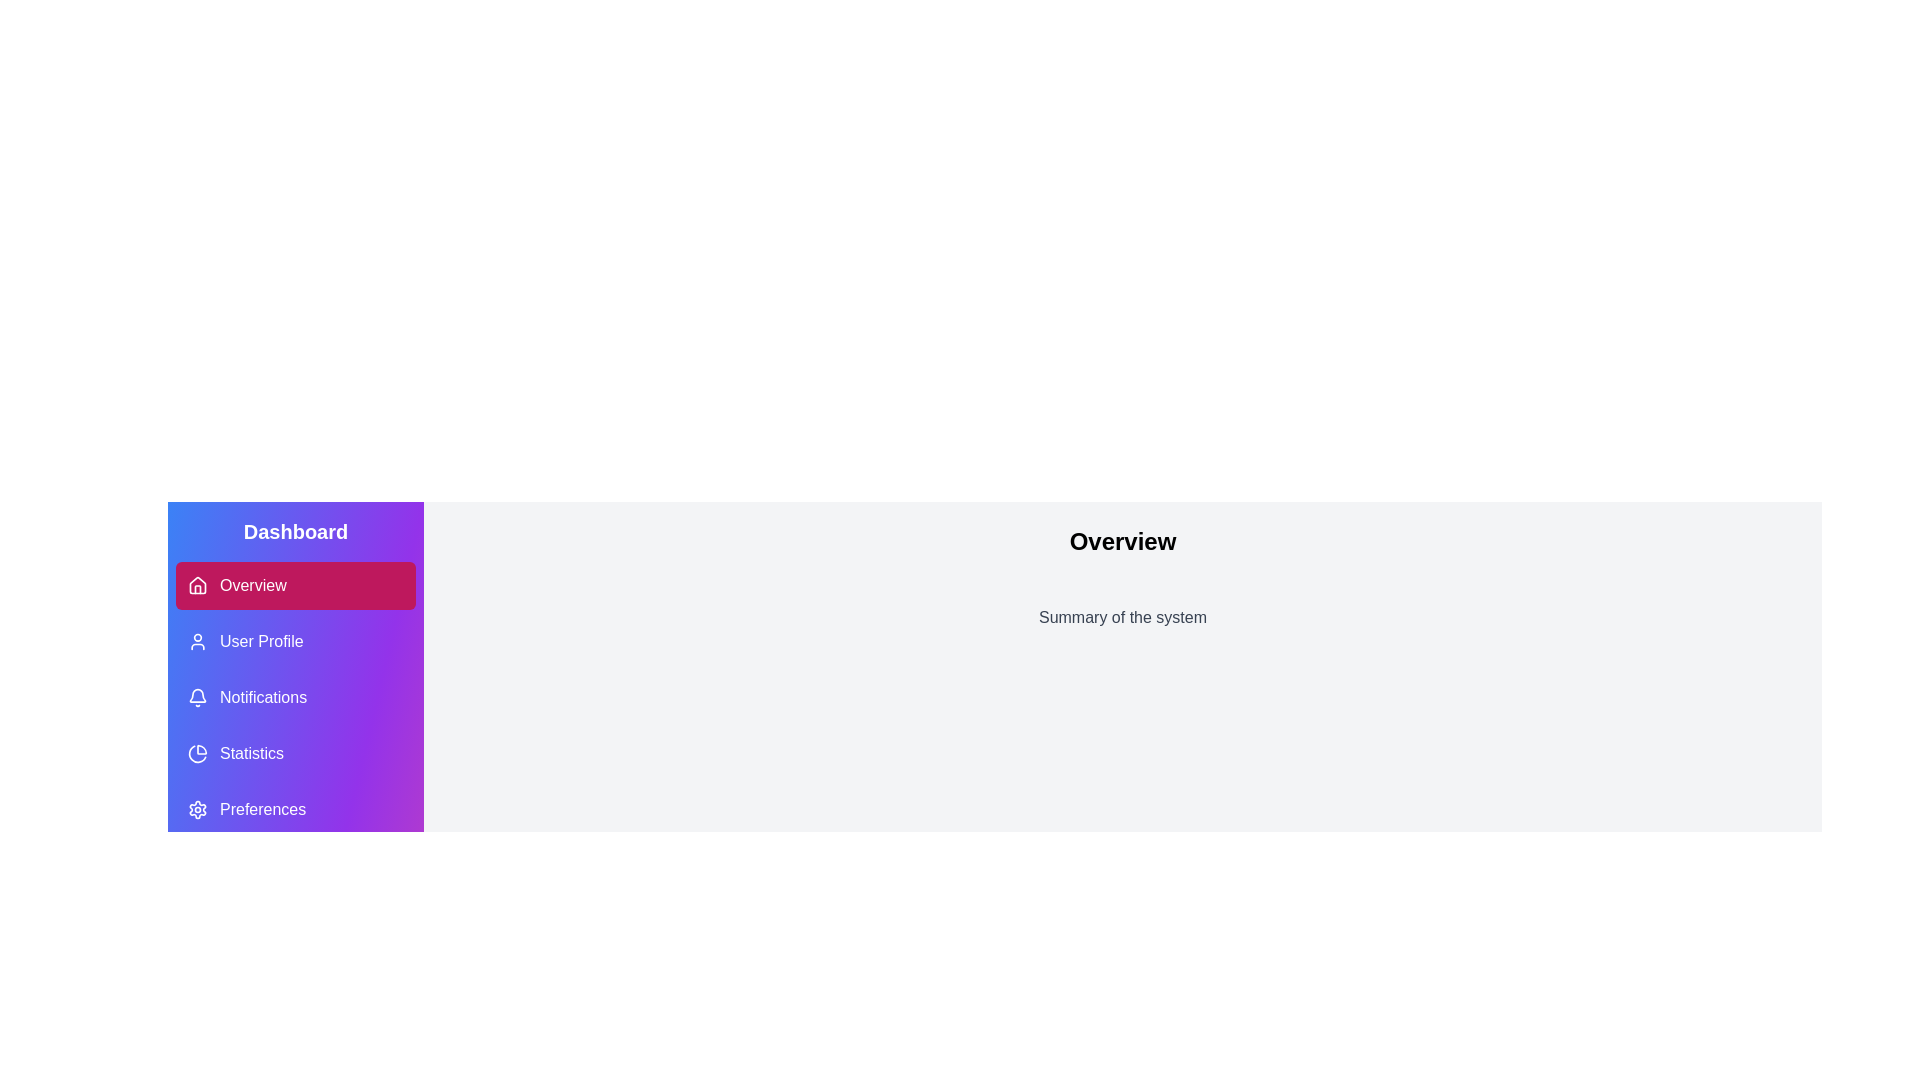 The image size is (1920, 1080). I want to click on the informational text label located below the 'Overview' title, which provides a brief descriptive summary about the system, so click(1123, 616).